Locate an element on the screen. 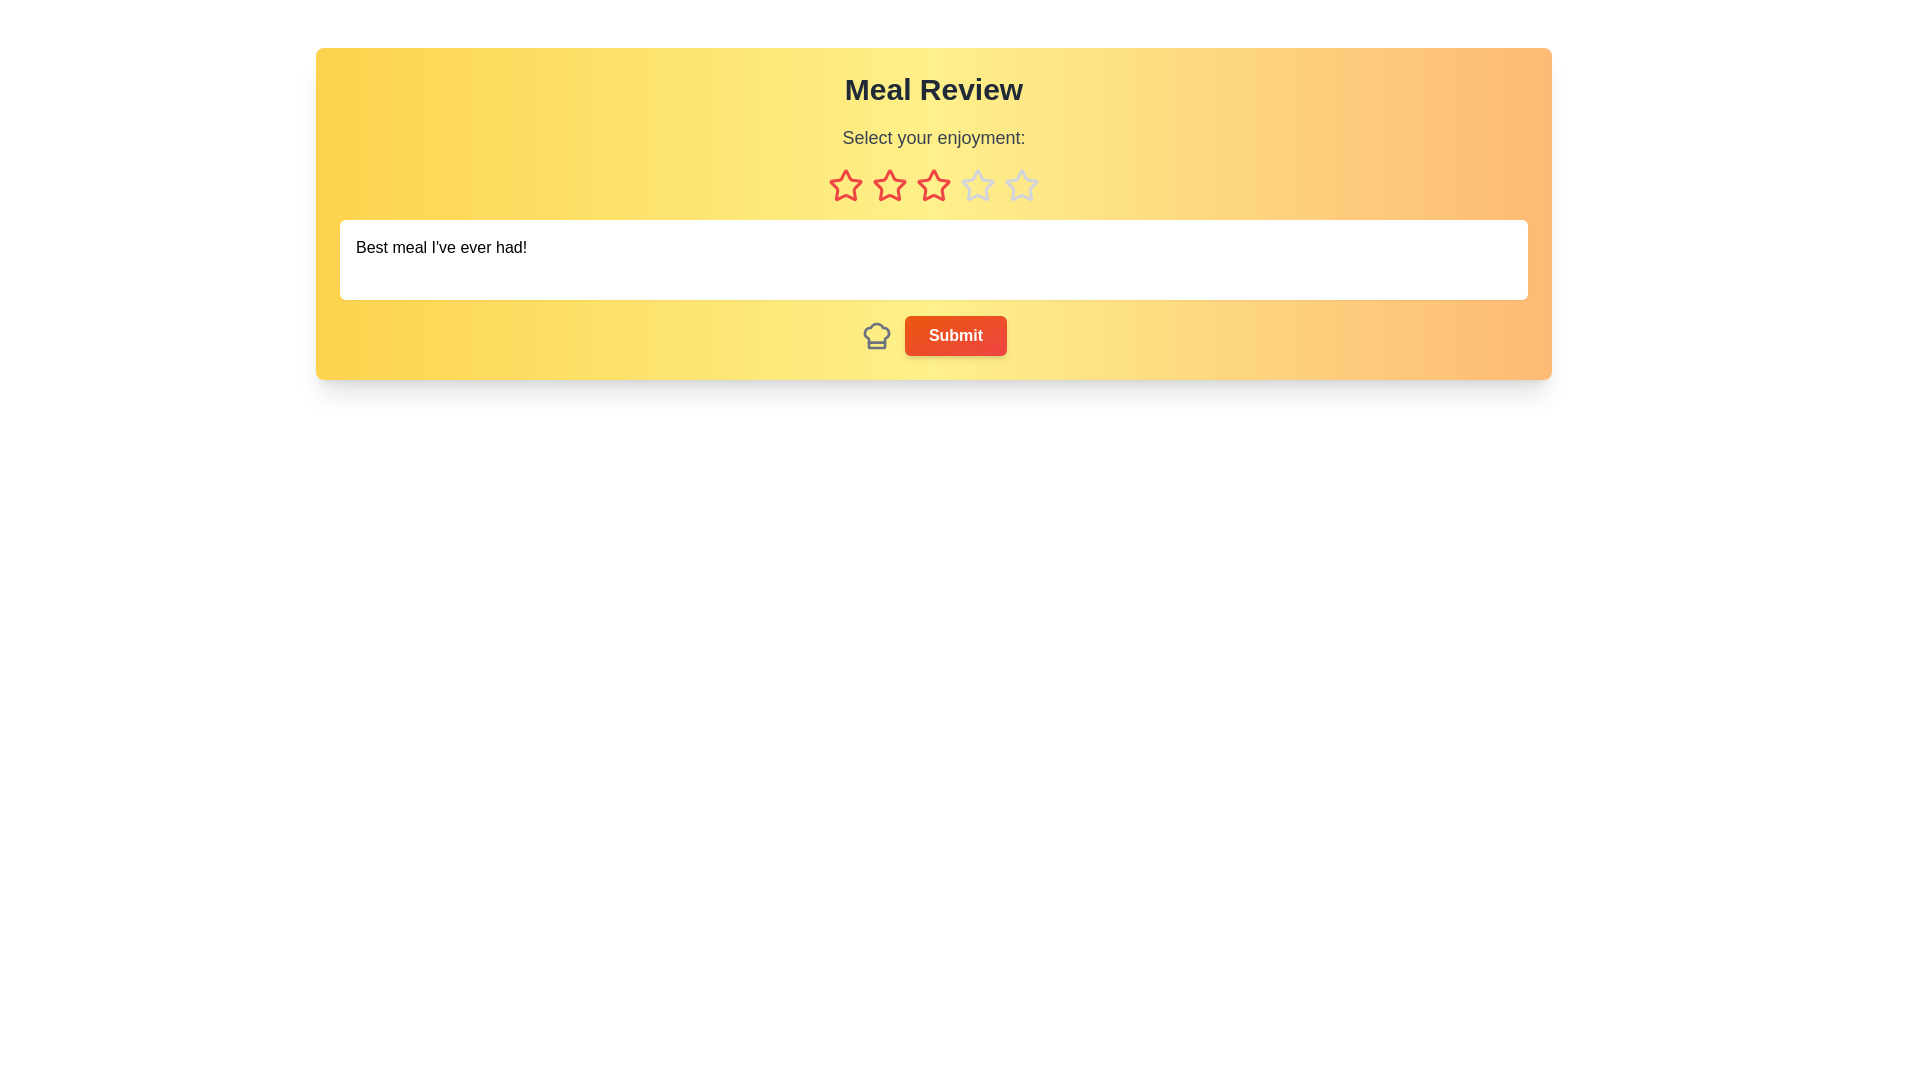  the third star icon in the five-star rating system located beneath the text 'Select your enjoyment:' is located at coordinates (888, 185).